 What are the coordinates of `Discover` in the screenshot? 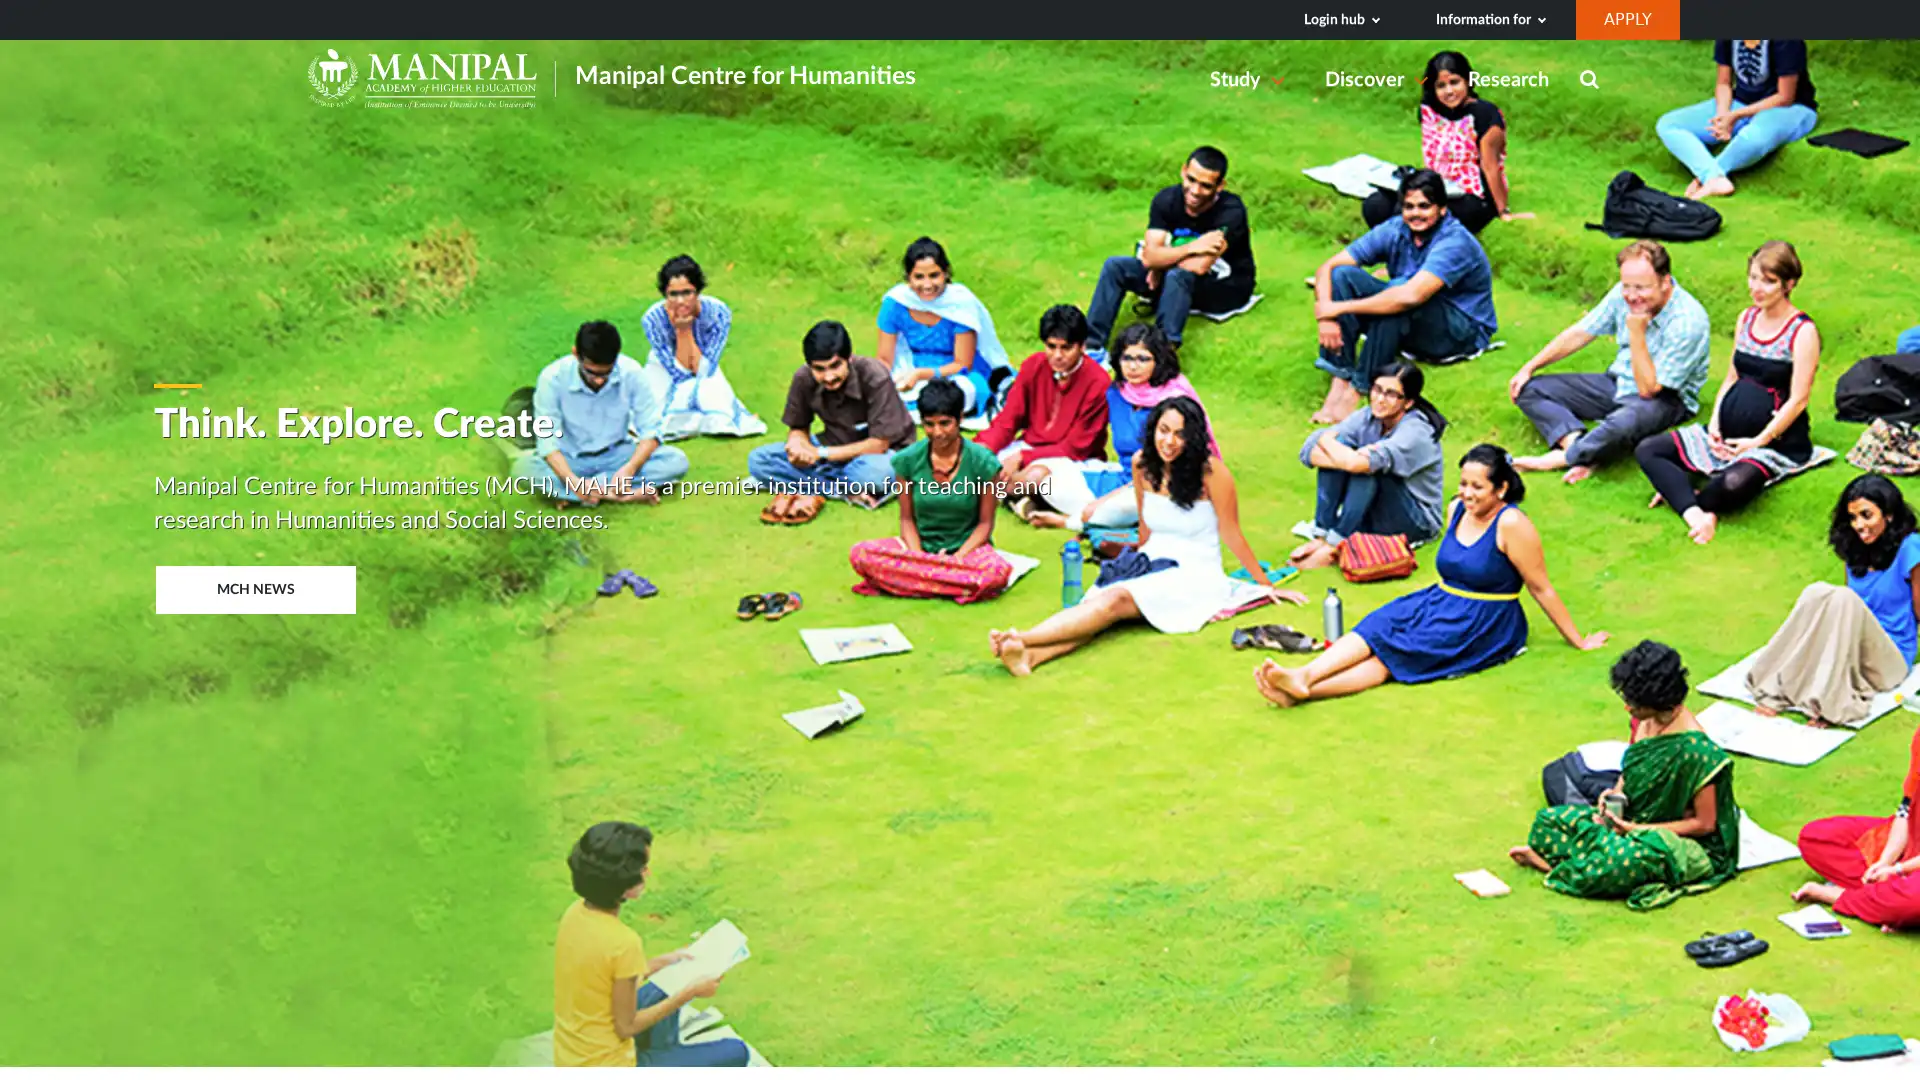 It's located at (1380, 79).